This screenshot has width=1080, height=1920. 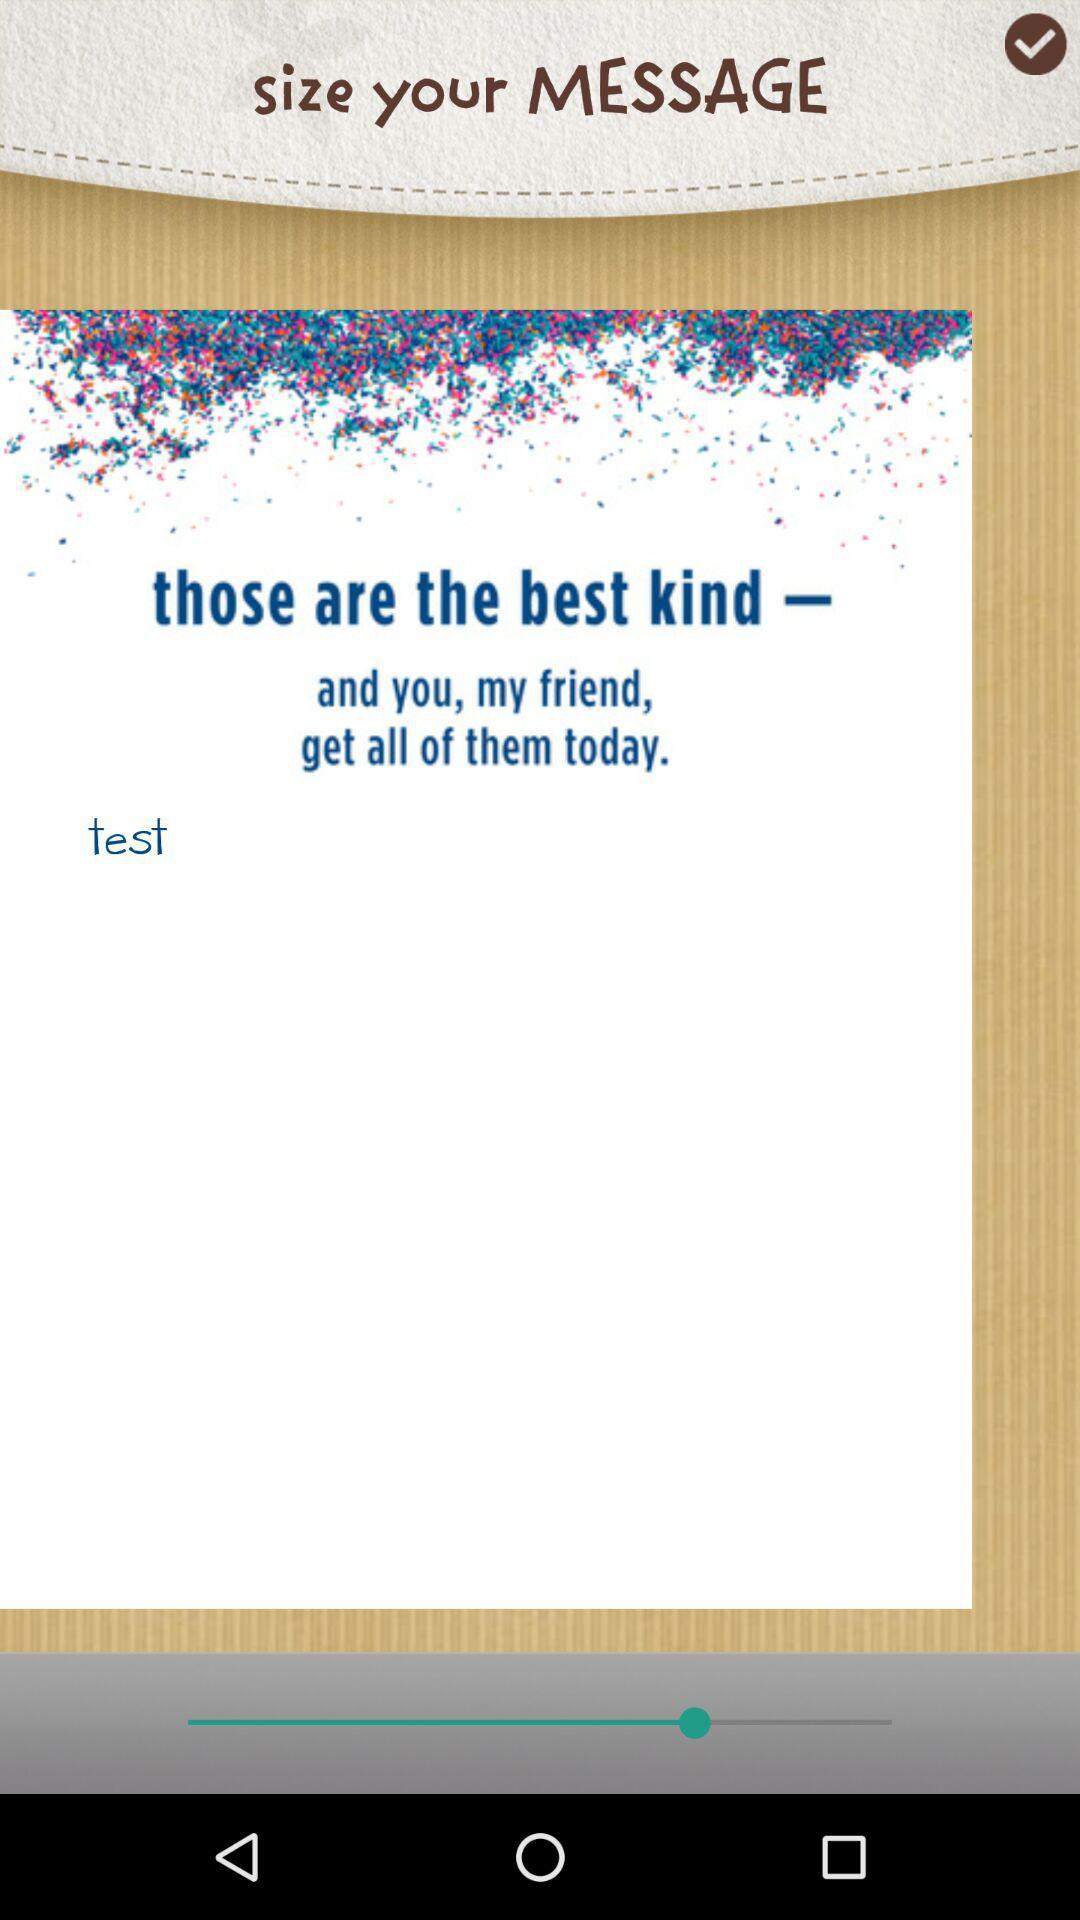 What do you see at coordinates (1035, 44) in the screenshot?
I see `confirms and exits out of message screen` at bounding box center [1035, 44].